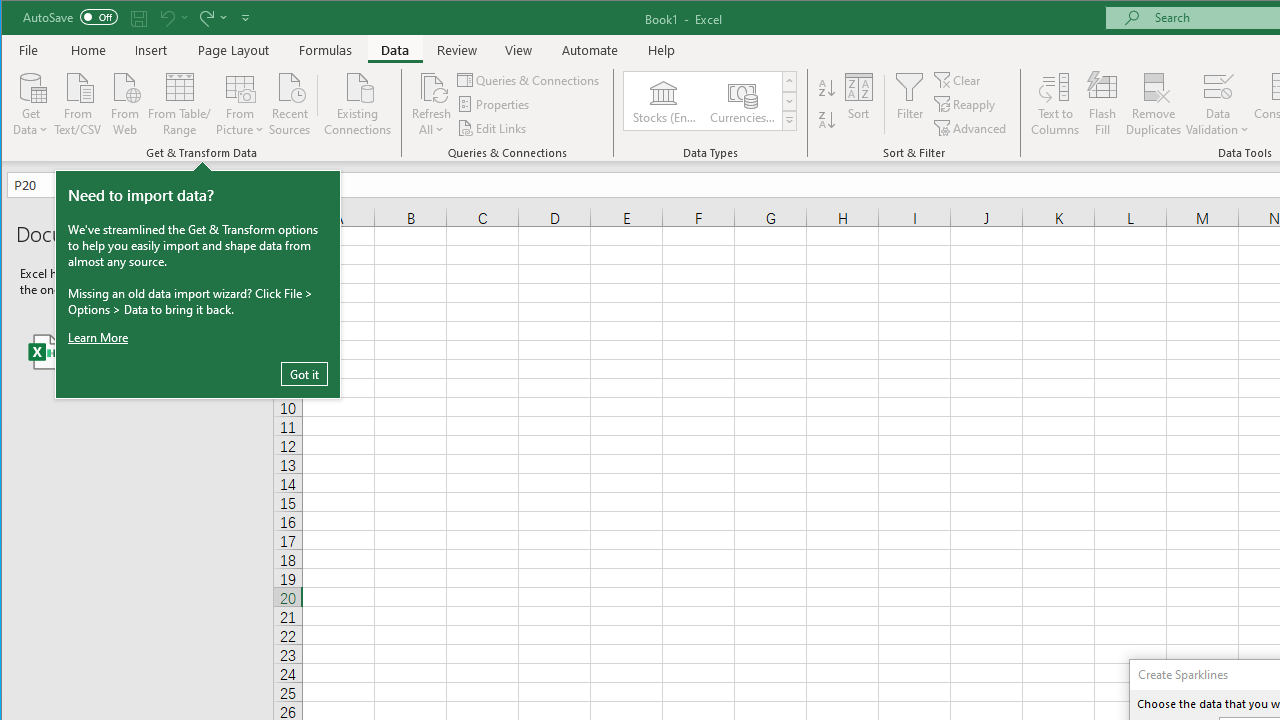  What do you see at coordinates (395, 49) in the screenshot?
I see `'Data'` at bounding box center [395, 49].